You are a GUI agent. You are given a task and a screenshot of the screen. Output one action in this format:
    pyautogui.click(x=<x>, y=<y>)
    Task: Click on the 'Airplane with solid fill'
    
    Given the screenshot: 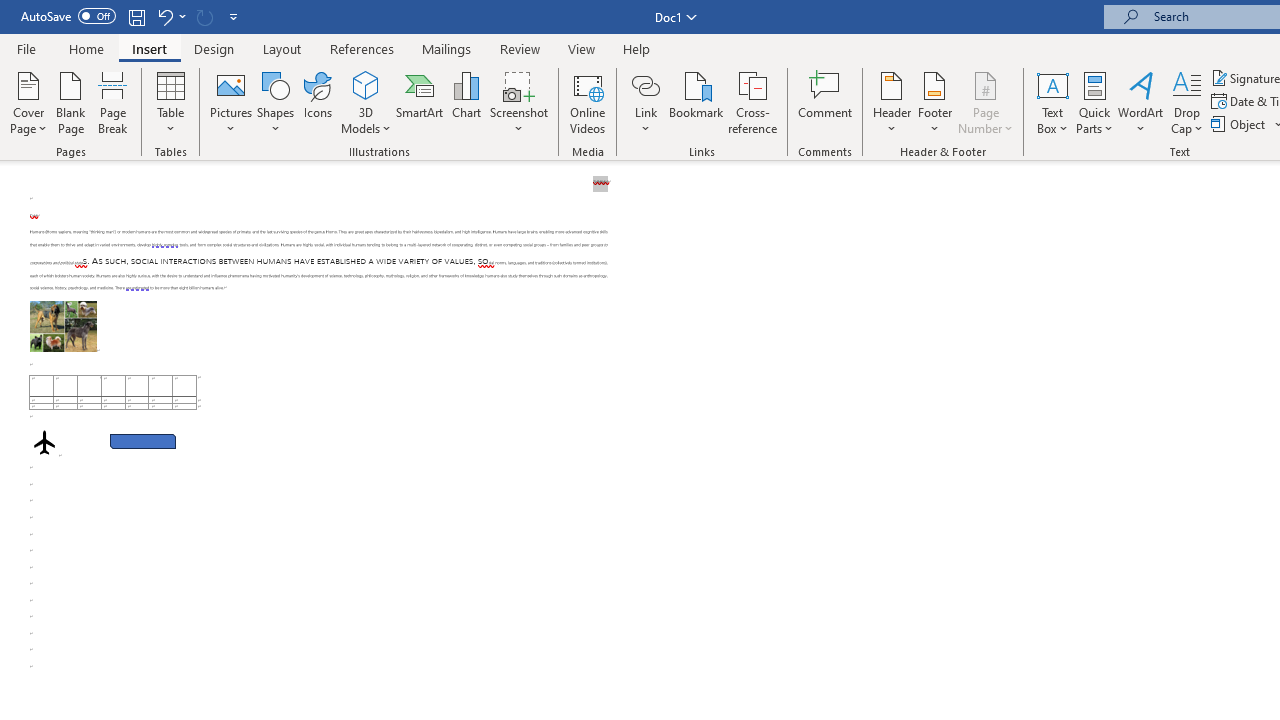 What is the action you would take?
    pyautogui.click(x=44, y=441)
    